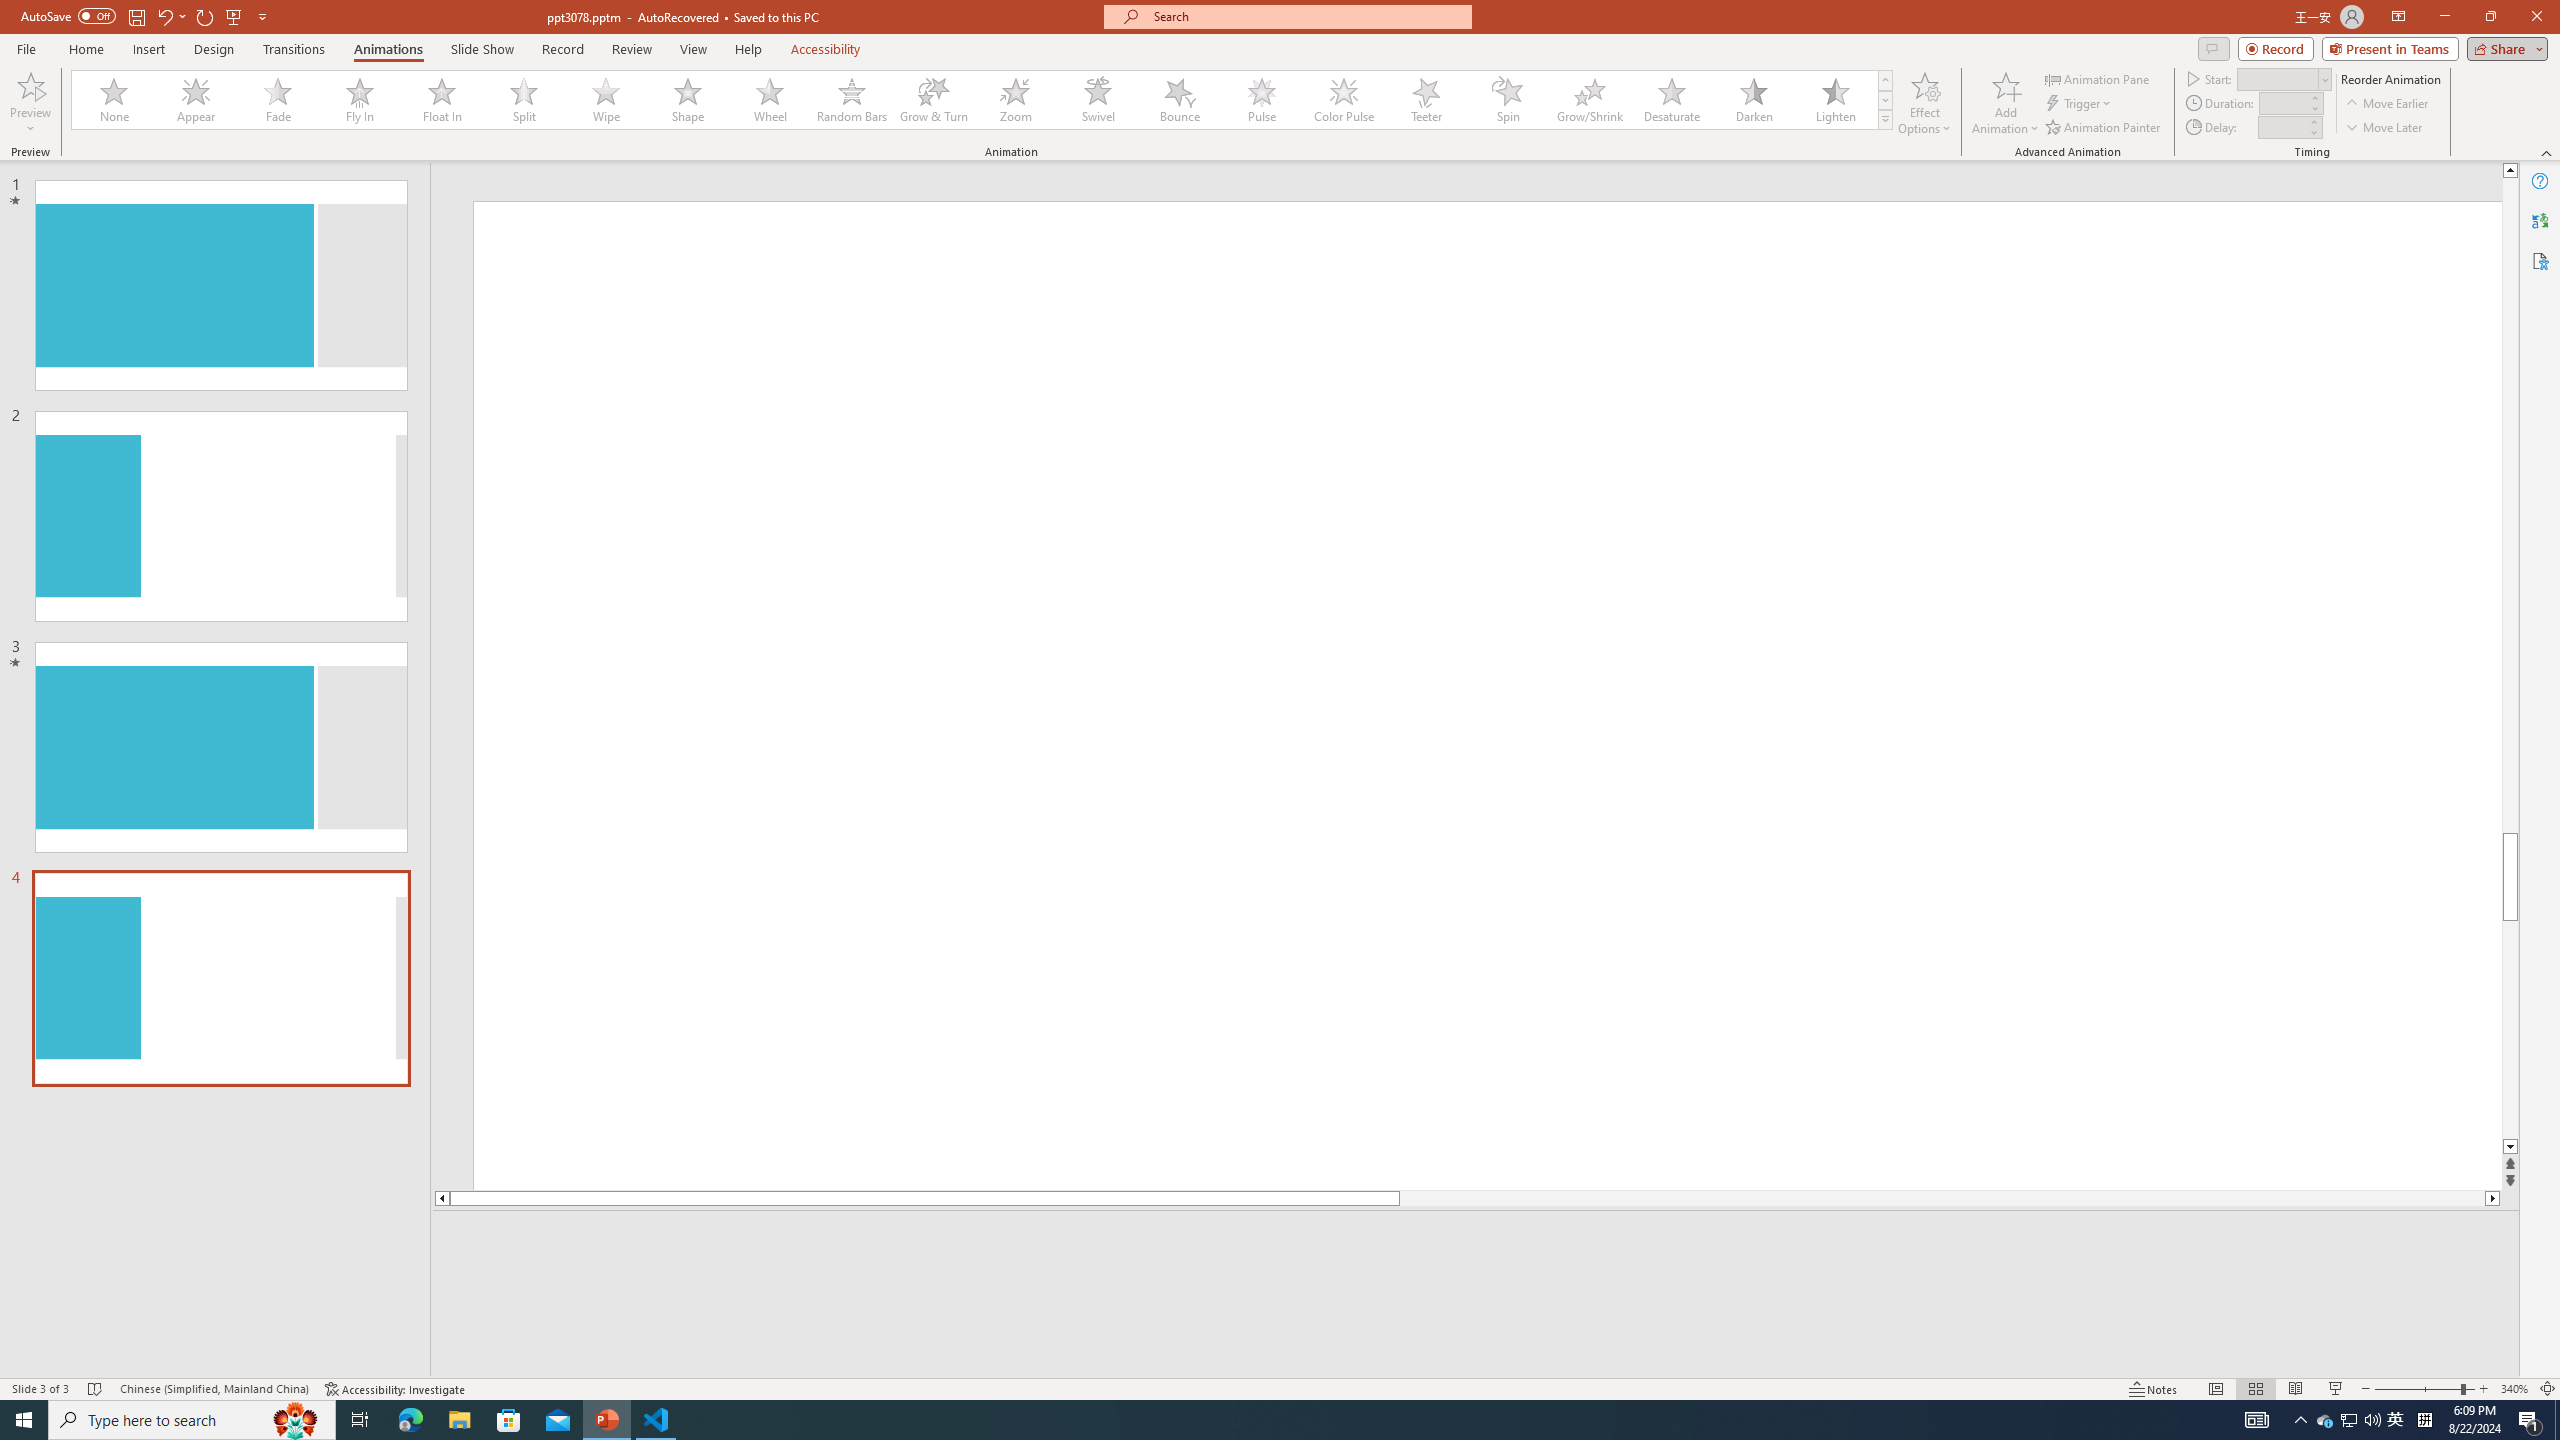  Describe the element at coordinates (2515, 1389) in the screenshot. I see `'Zoom 340%'` at that location.